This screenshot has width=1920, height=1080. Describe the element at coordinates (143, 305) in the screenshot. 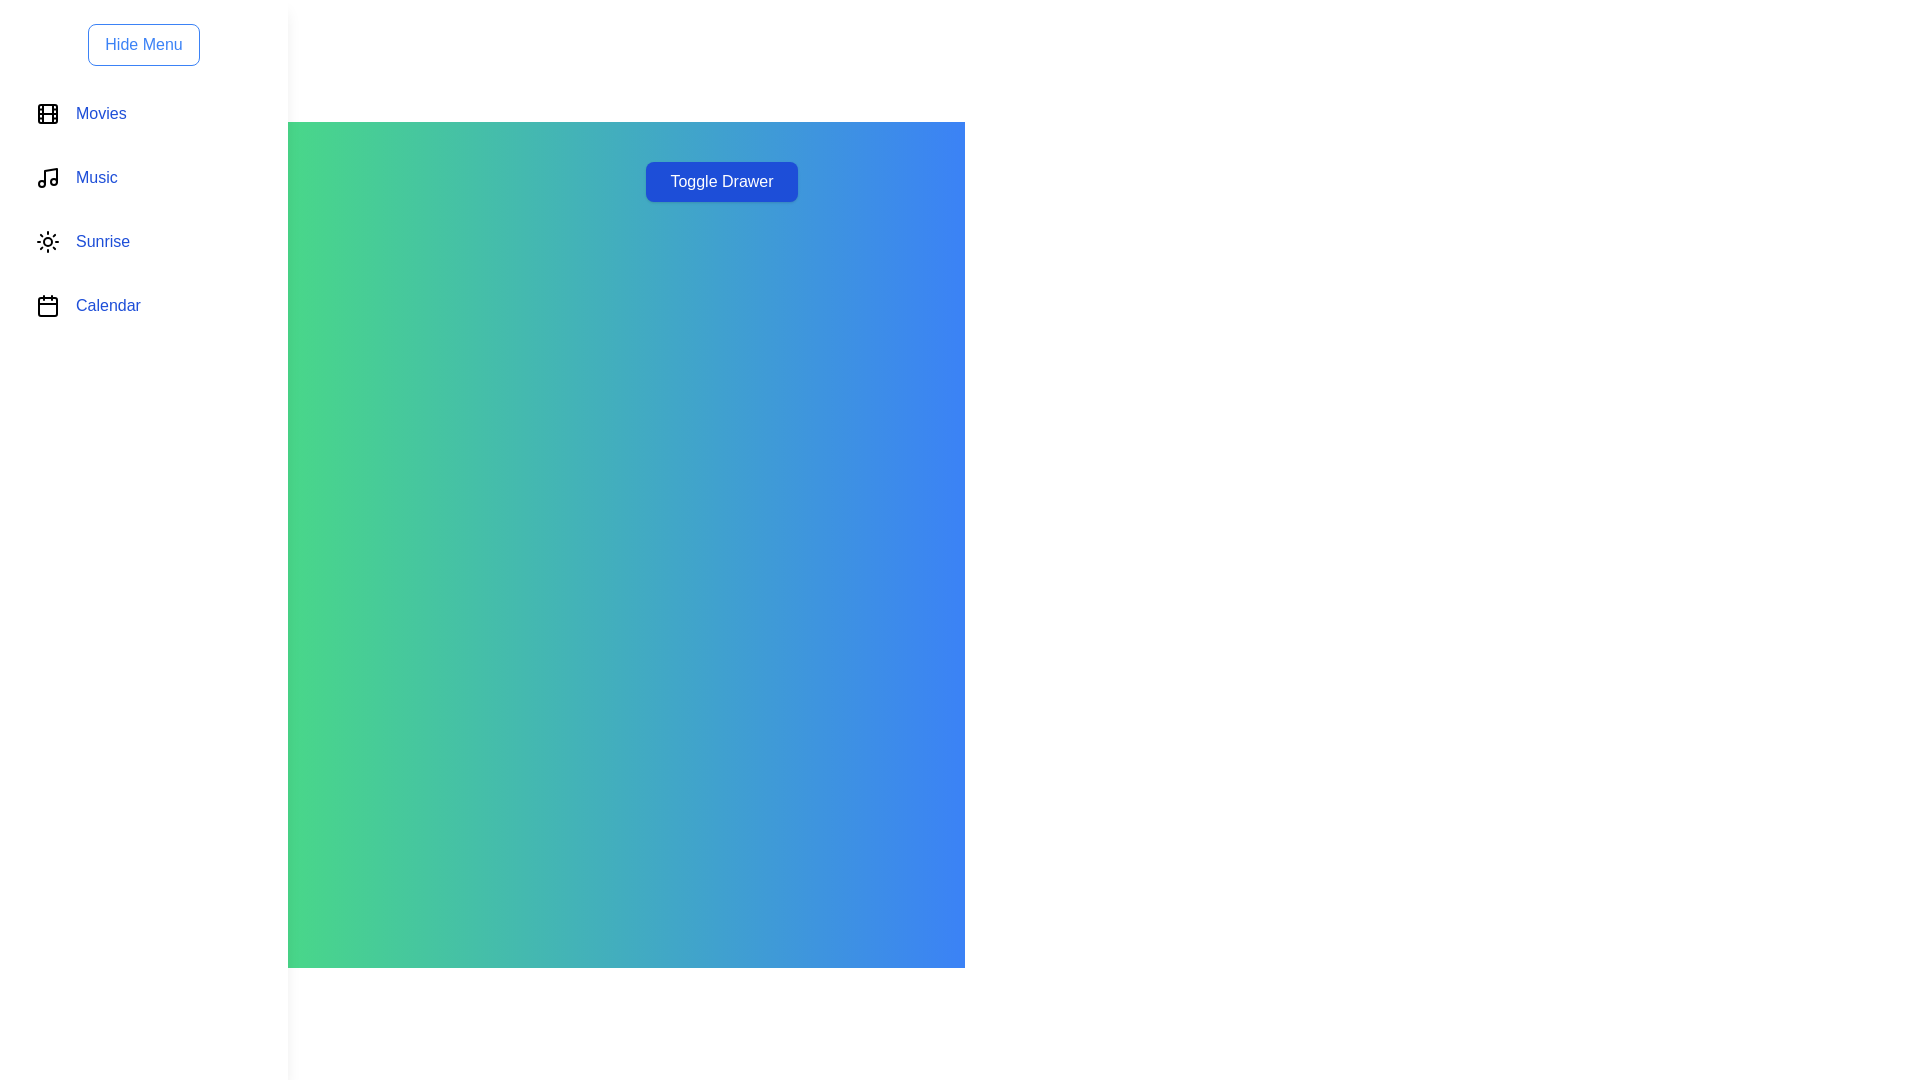

I see `the menu item labeled Calendar to observe its hover effect` at that location.